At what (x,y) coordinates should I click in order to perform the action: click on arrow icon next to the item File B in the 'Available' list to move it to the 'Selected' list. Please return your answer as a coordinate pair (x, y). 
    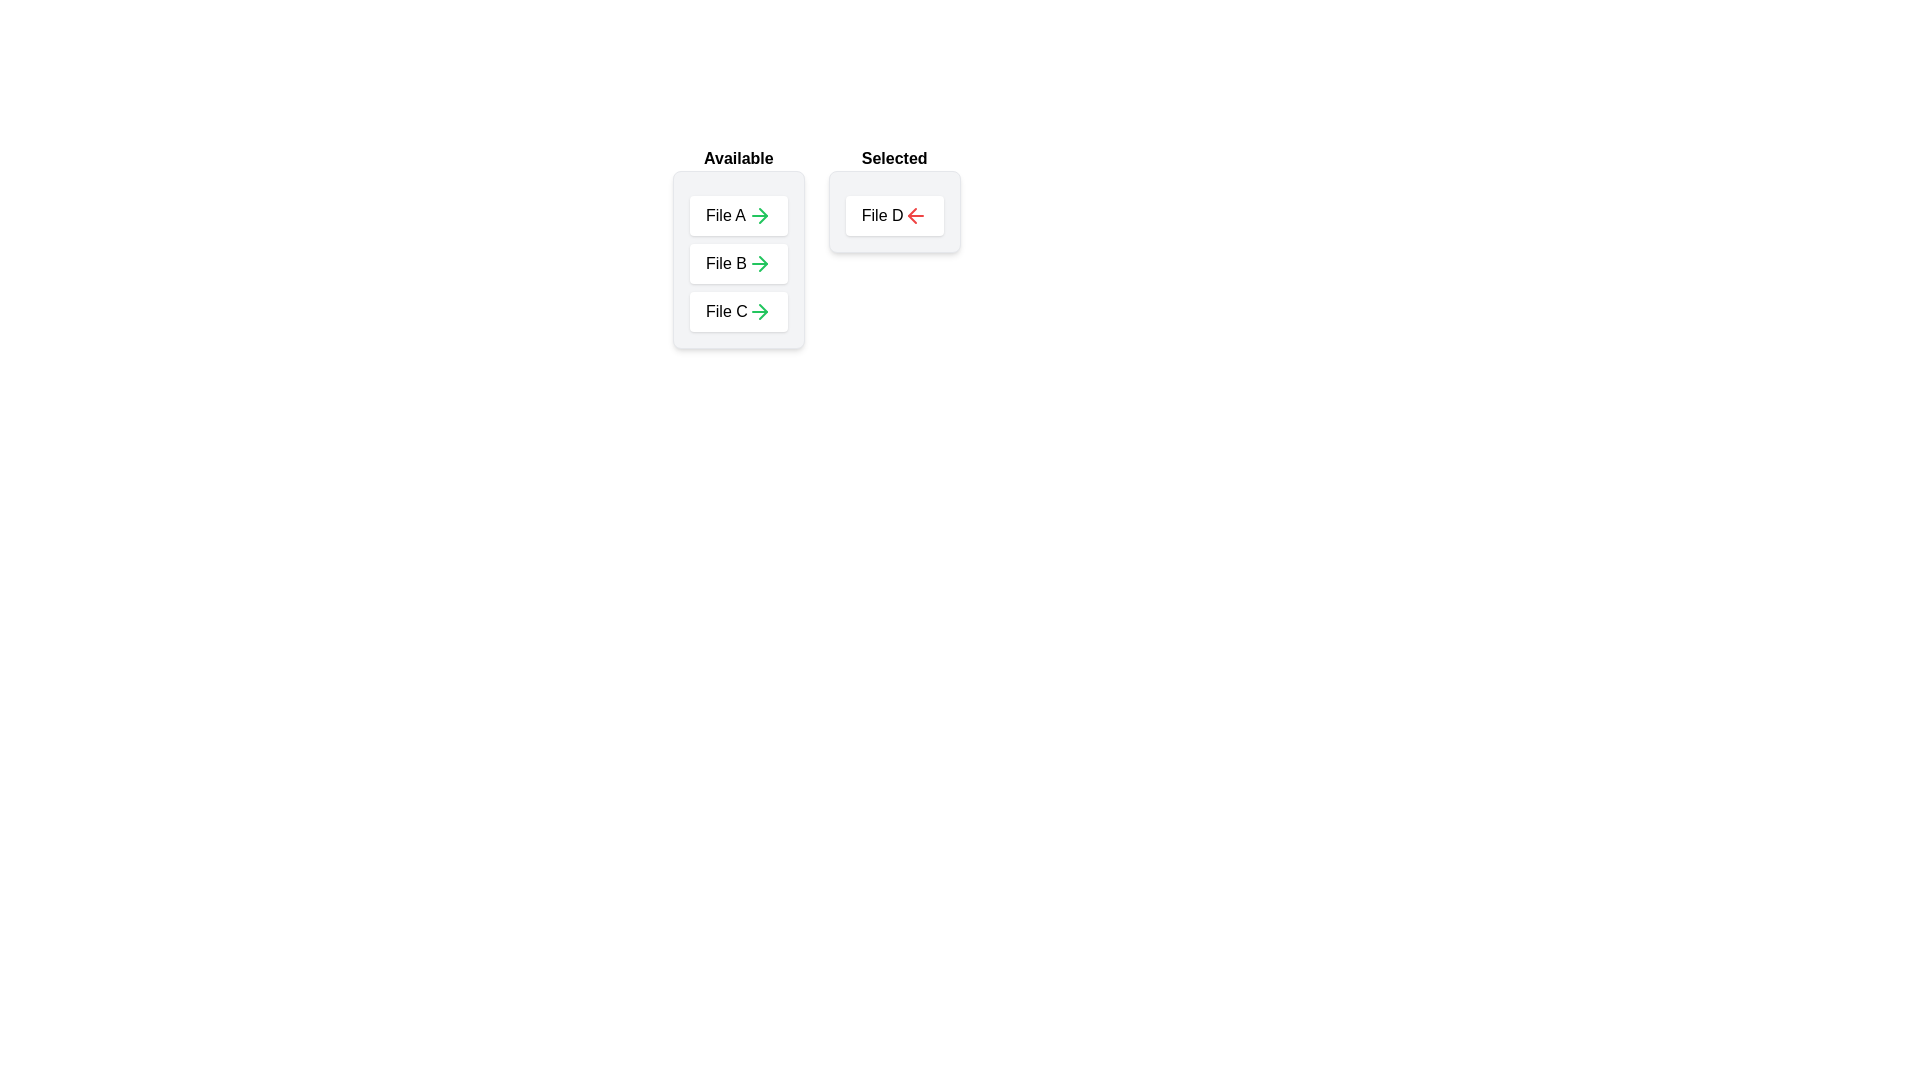
    Looking at the image, I should click on (758, 262).